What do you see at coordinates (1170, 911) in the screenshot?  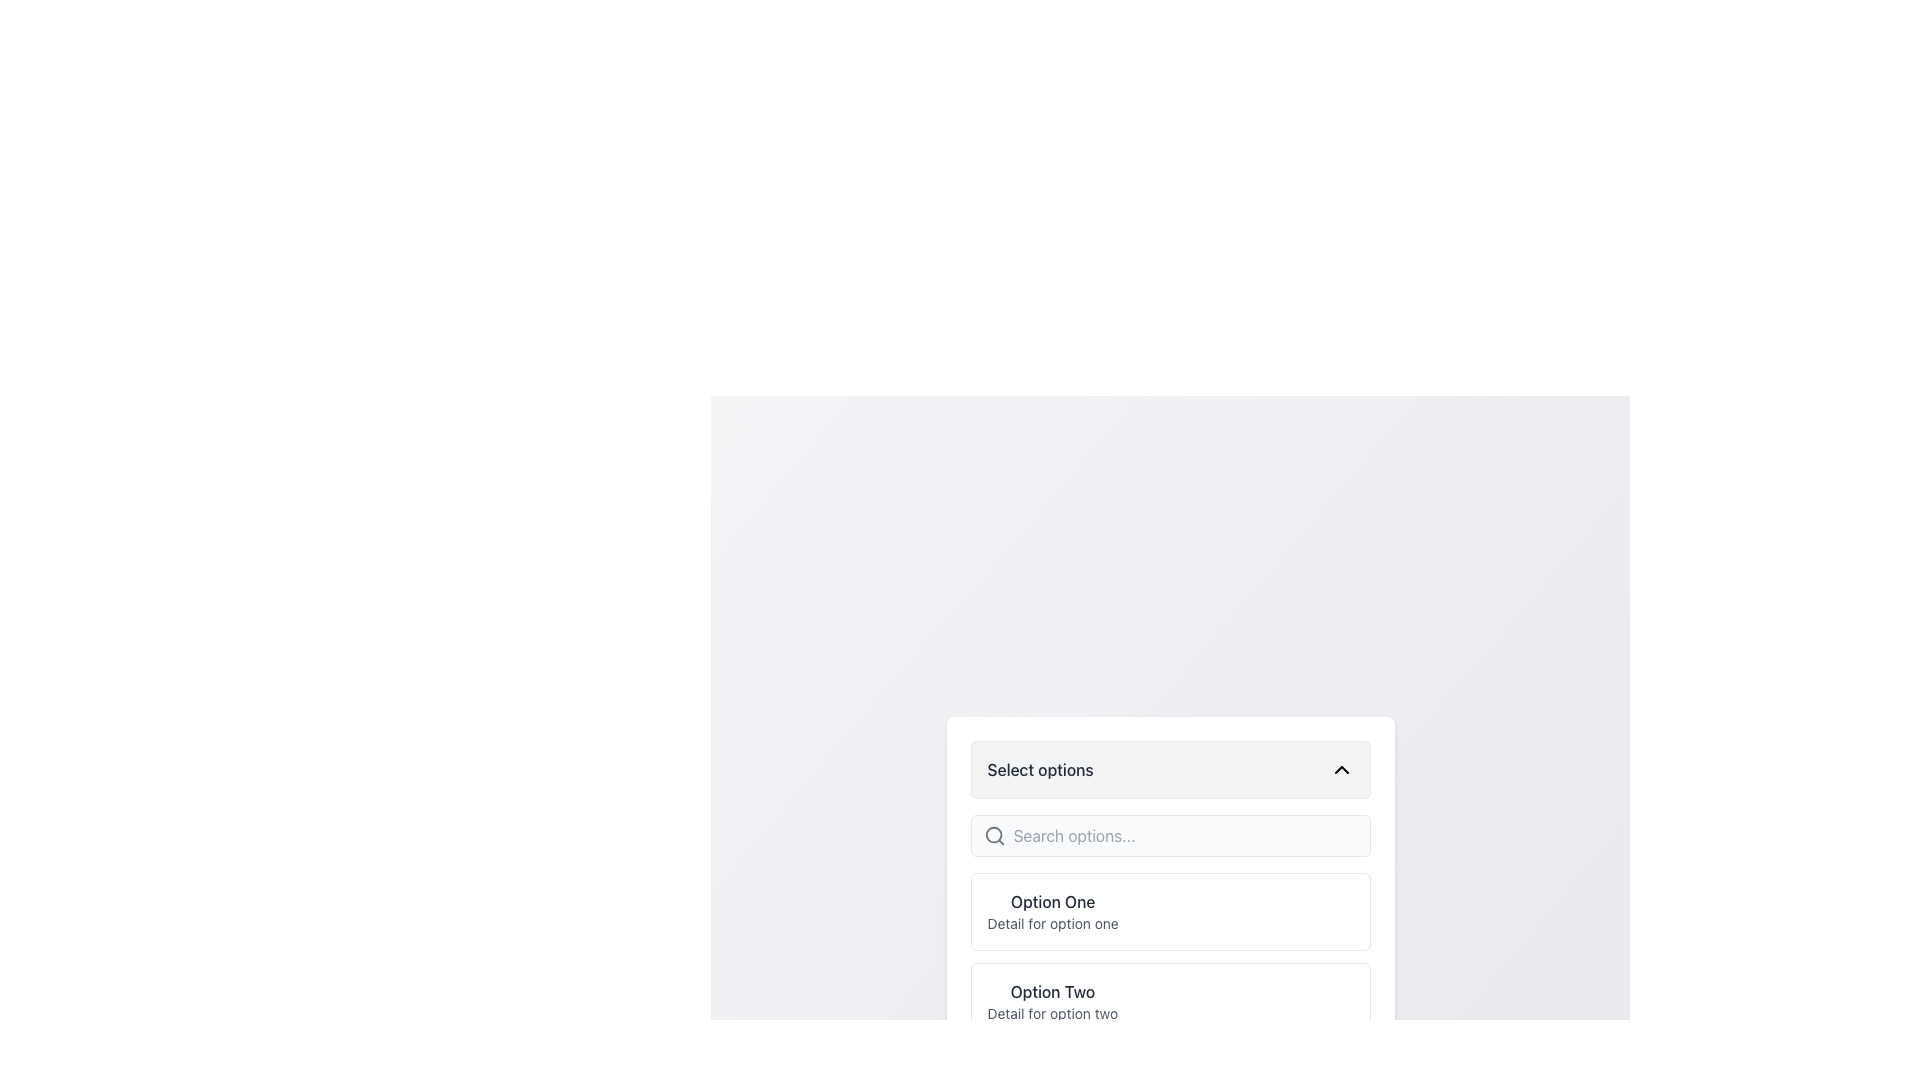 I see `the first selectable list item in the dropdown menu, which has a white background, a bold title 'Option One', and a description 'Detail for option one'` at bounding box center [1170, 911].